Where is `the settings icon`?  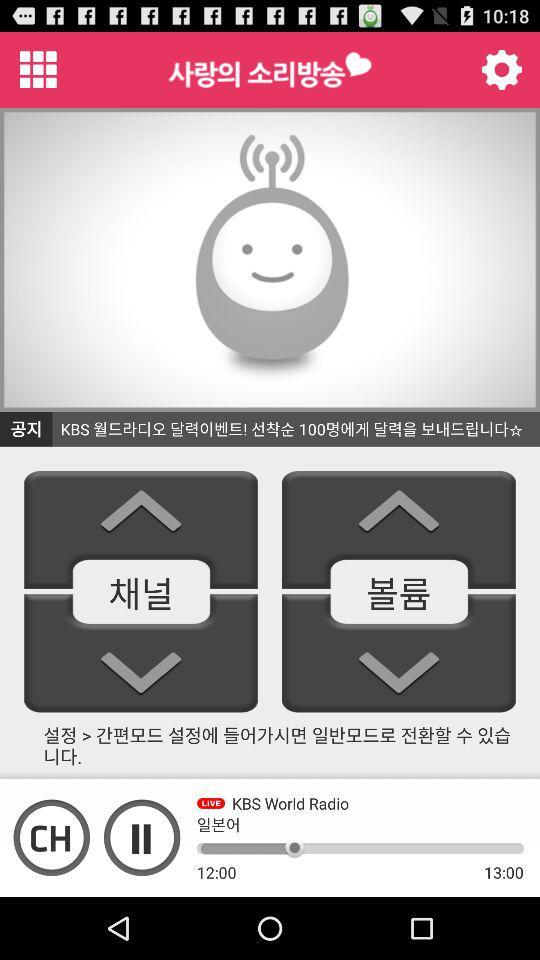 the settings icon is located at coordinates (500, 74).